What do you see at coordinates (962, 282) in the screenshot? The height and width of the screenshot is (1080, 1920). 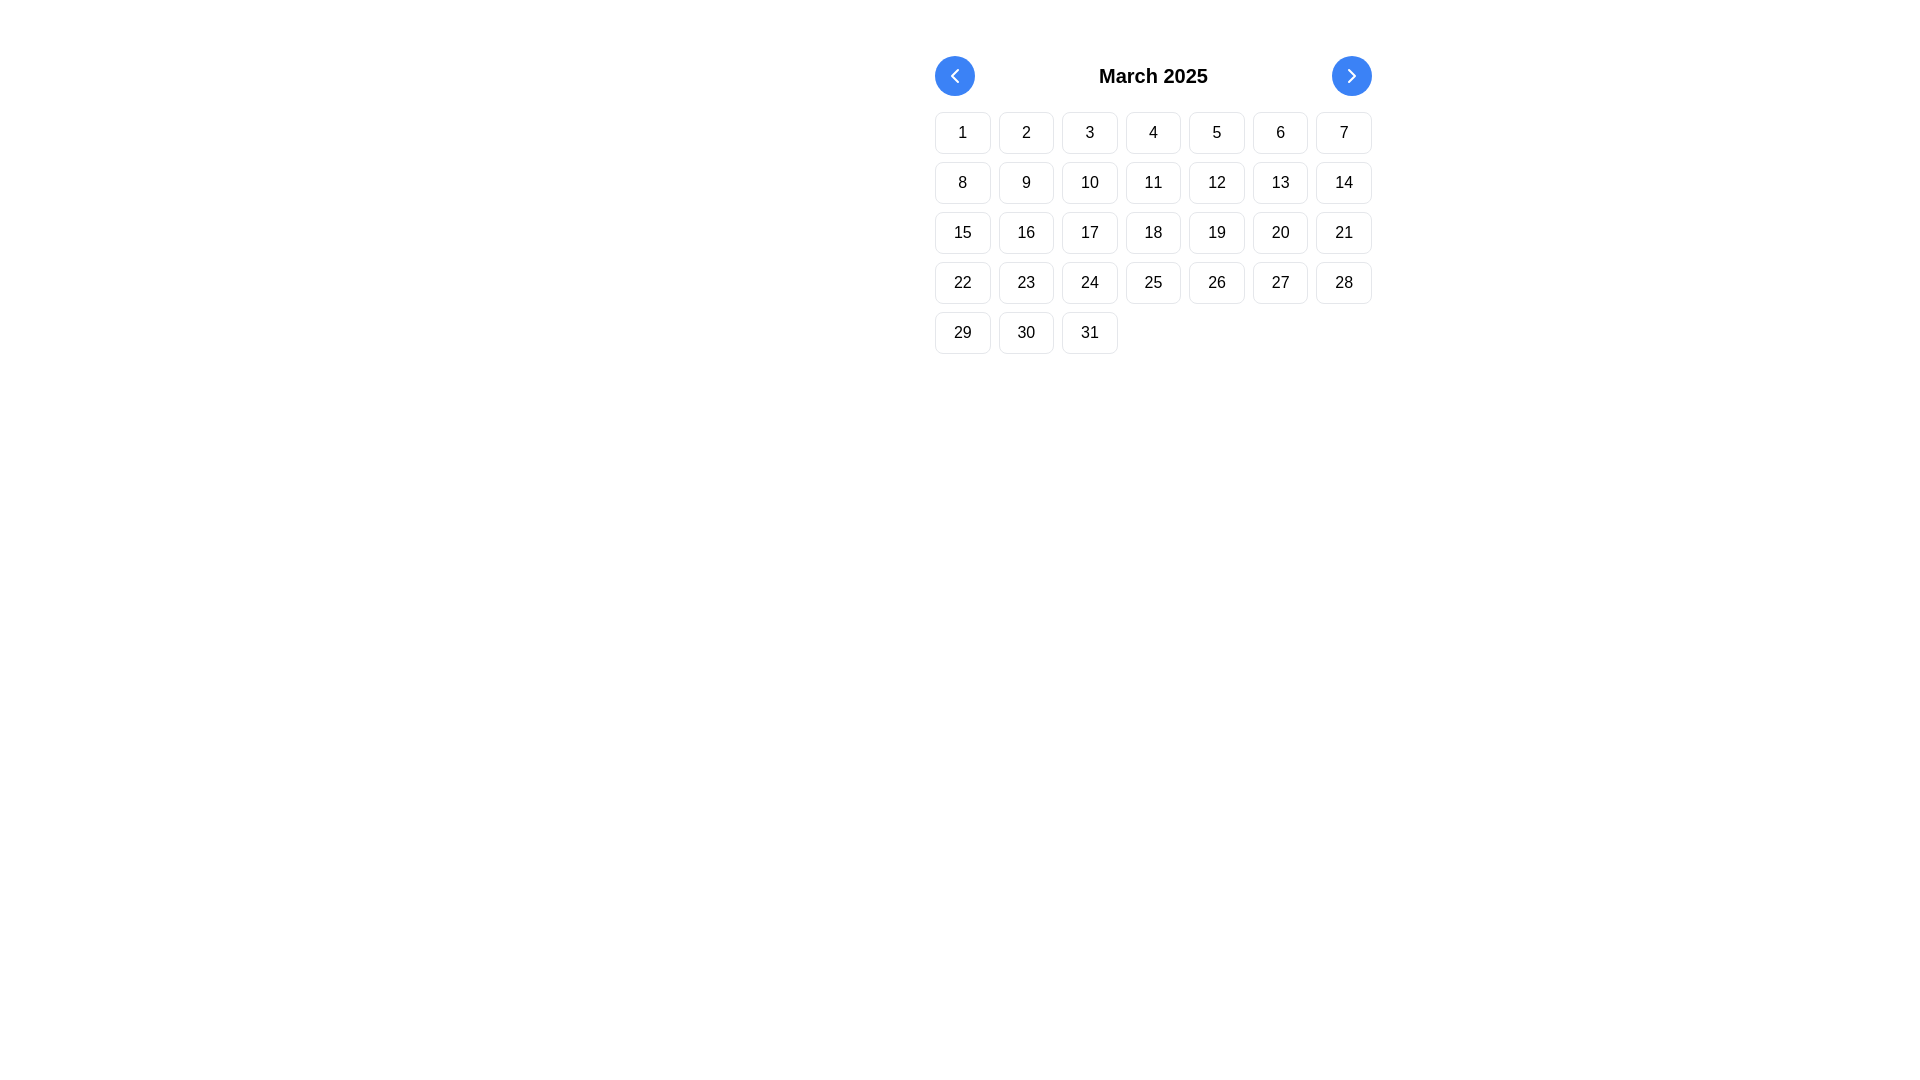 I see `the calendar button representing the 22nd day of March 2025, located in the fourth row and first column of the grid` at bounding box center [962, 282].